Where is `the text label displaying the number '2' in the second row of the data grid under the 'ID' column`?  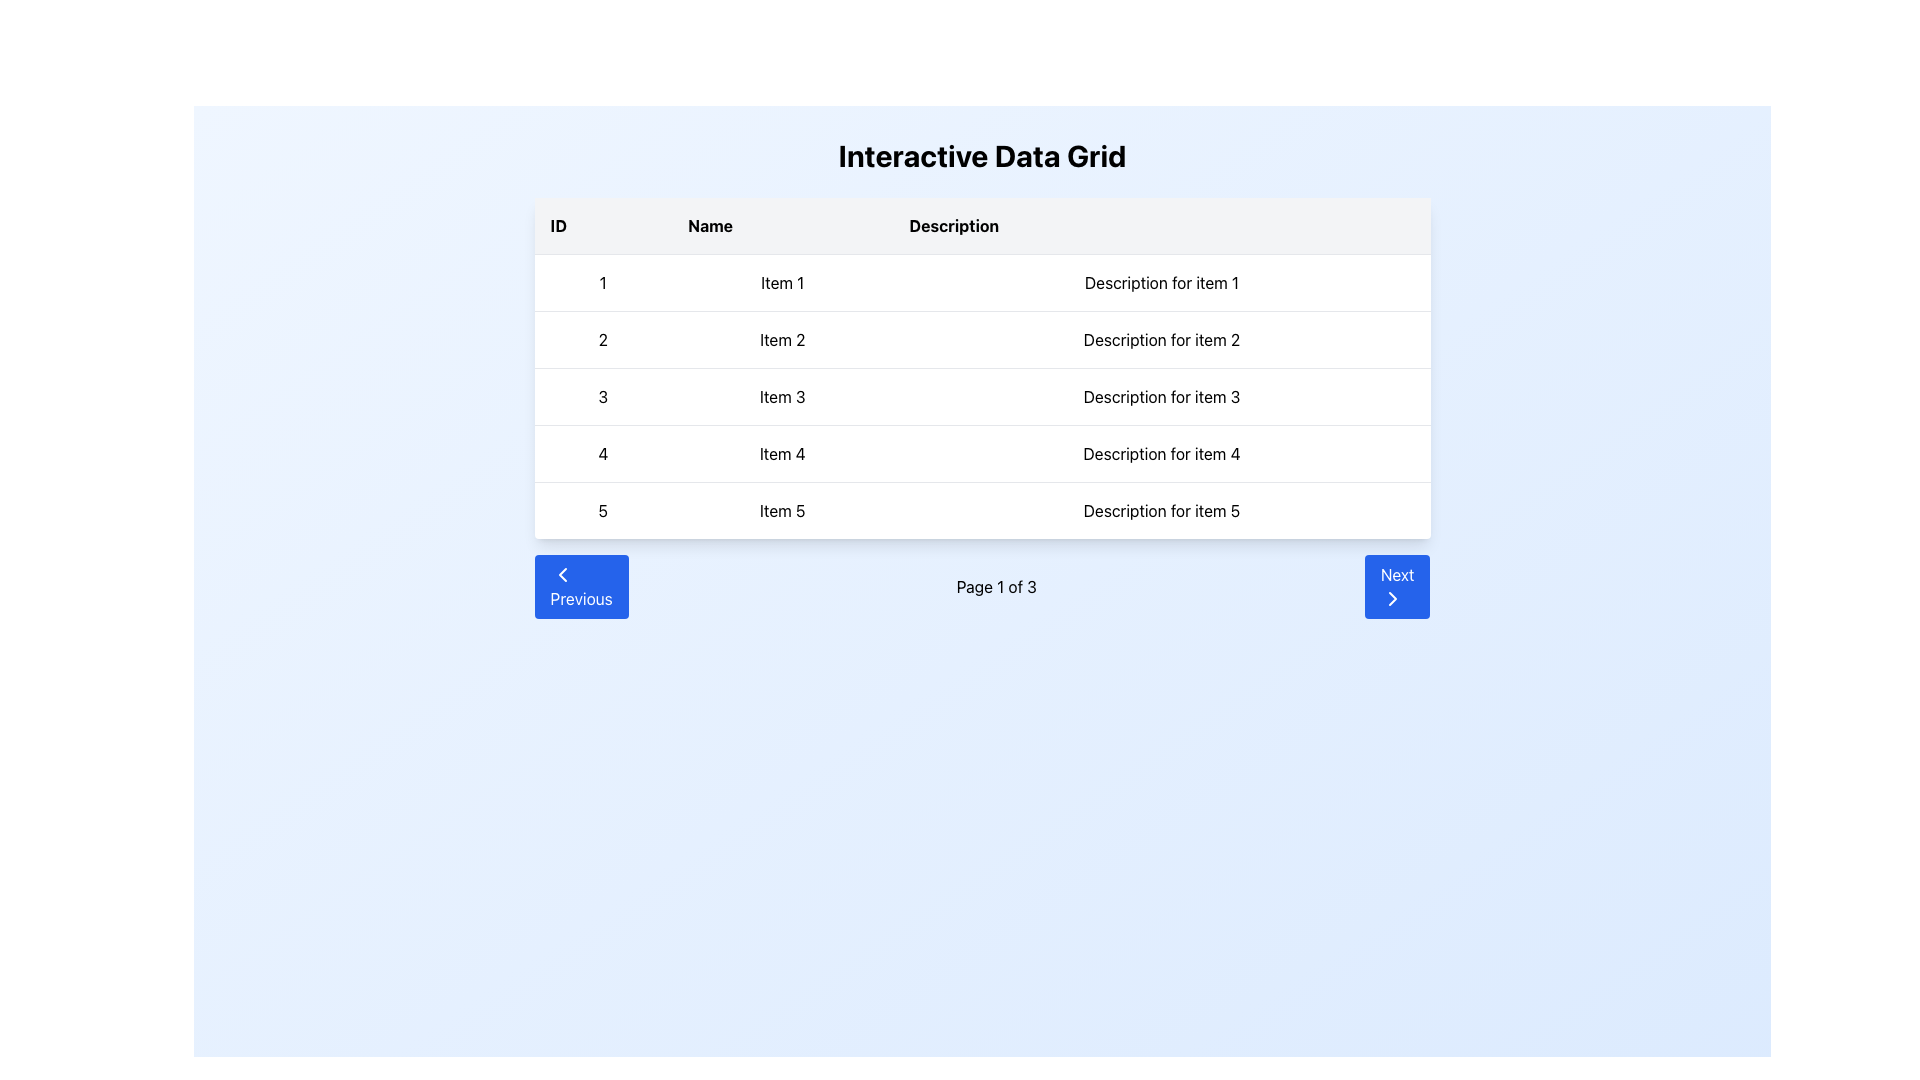
the text label displaying the number '2' in the second row of the data grid under the 'ID' column is located at coordinates (602, 338).